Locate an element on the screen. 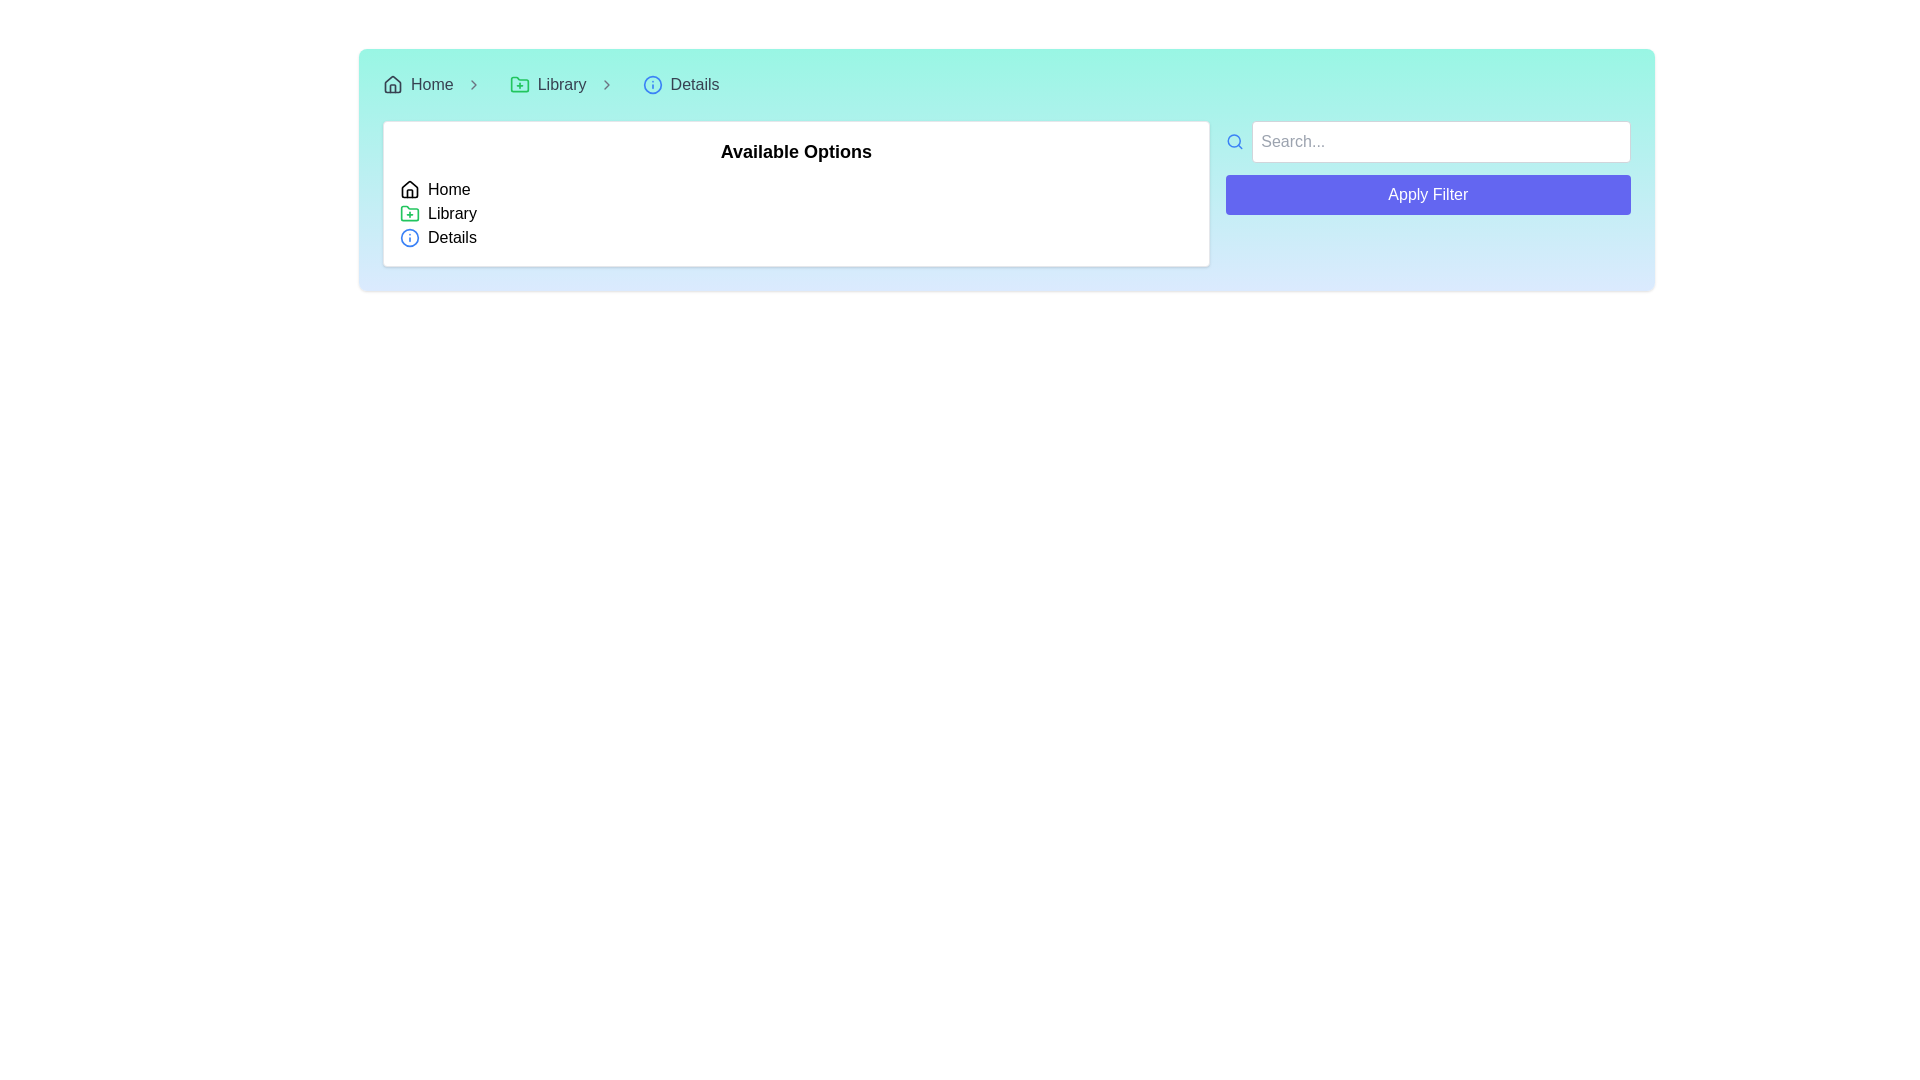 Image resolution: width=1920 pixels, height=1080 pixels. the static text label displaying 'Home' in the breadcrumb navigation bar is located at coordinates (448, 189).